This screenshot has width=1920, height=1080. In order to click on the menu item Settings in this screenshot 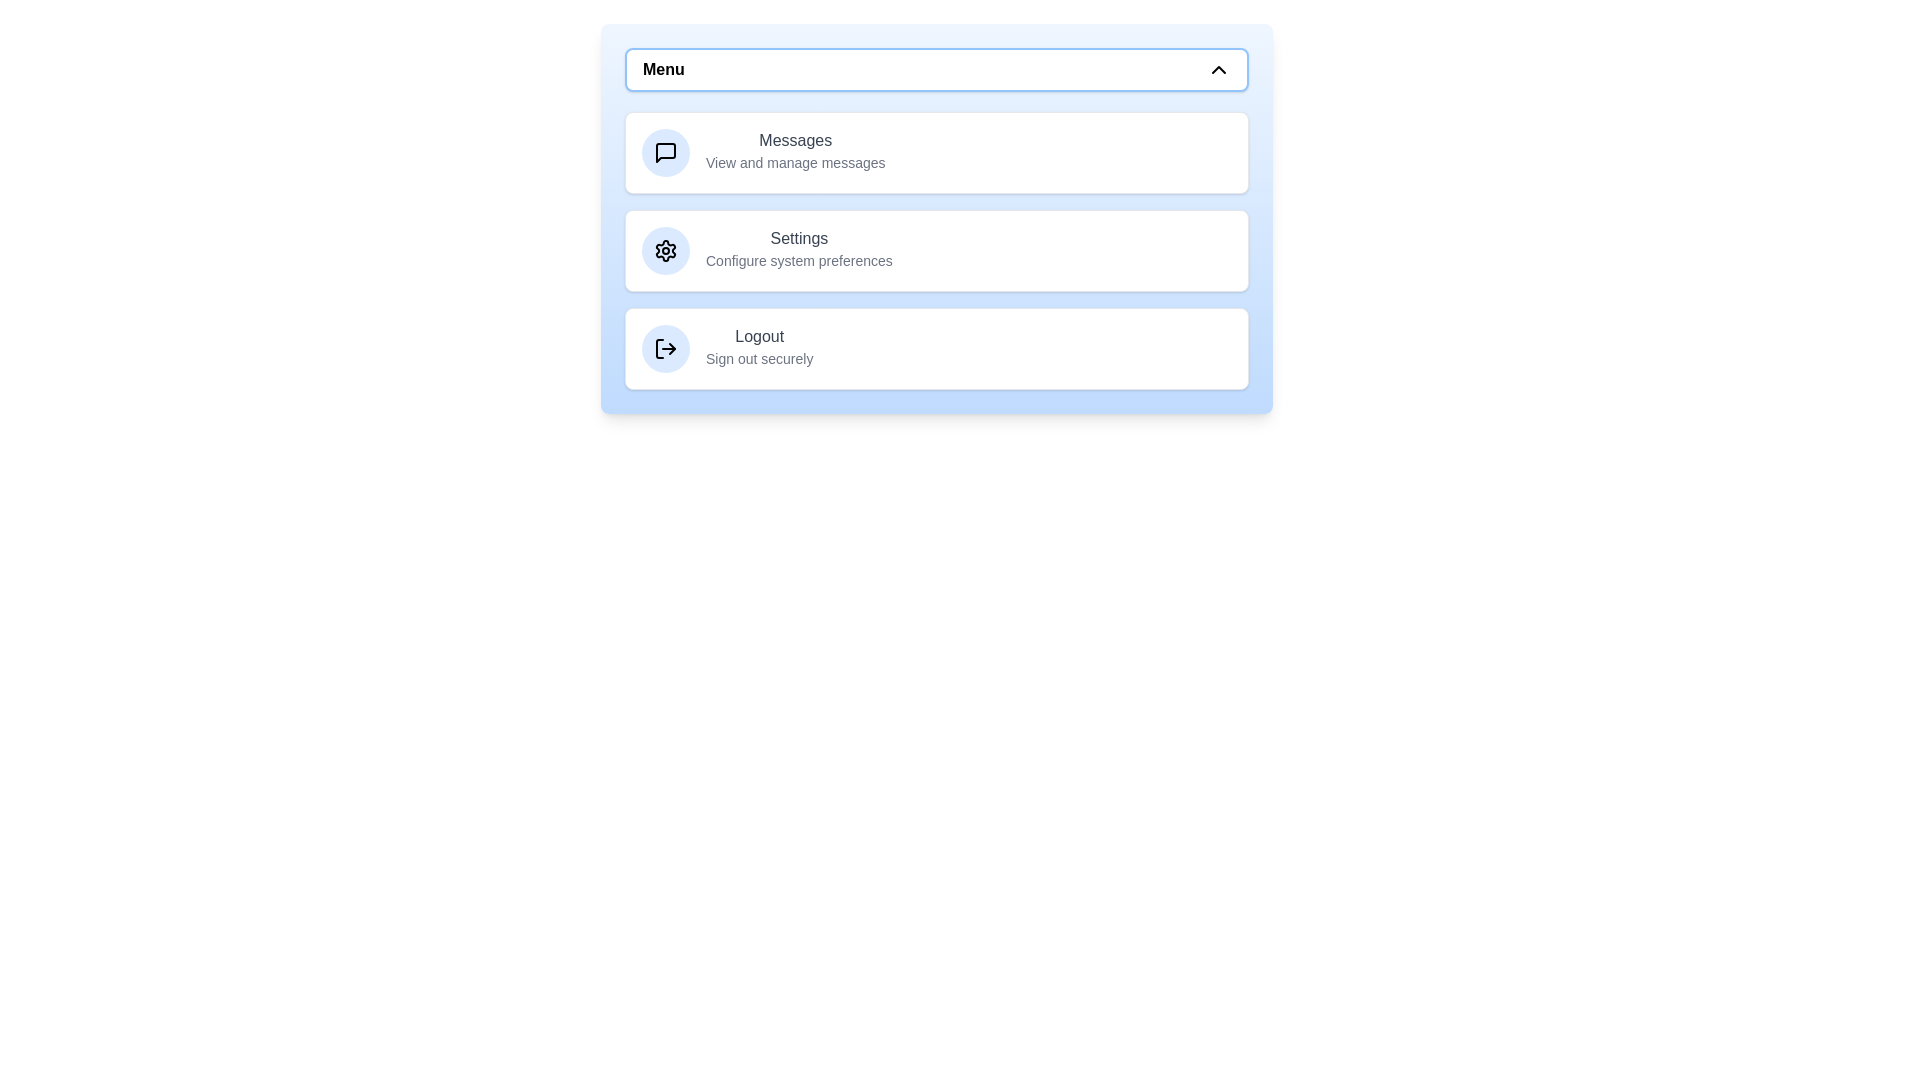, I will do `click(935, 249)`.